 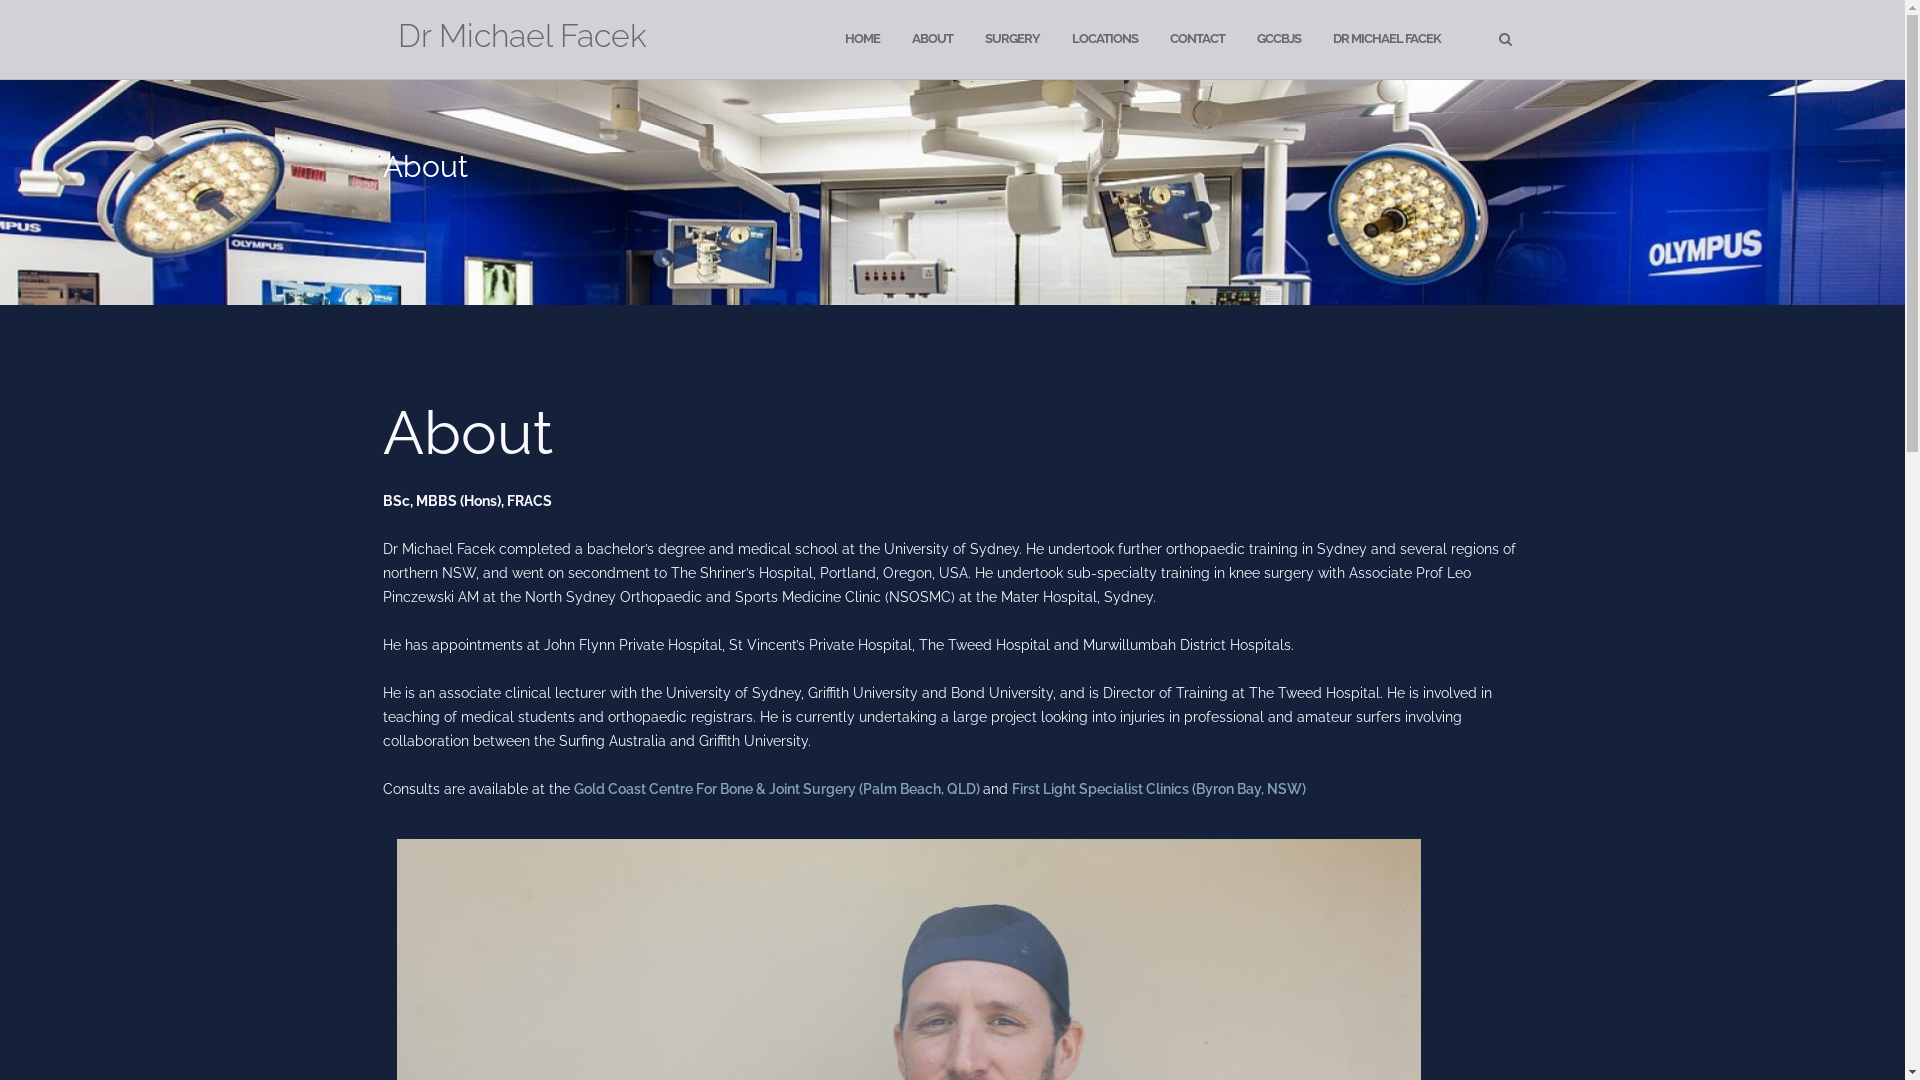 What do you see at coordinates (1103, 39) in the screenshot?
I see `'LOCATIONS'` at bounding box center [1103, 39].